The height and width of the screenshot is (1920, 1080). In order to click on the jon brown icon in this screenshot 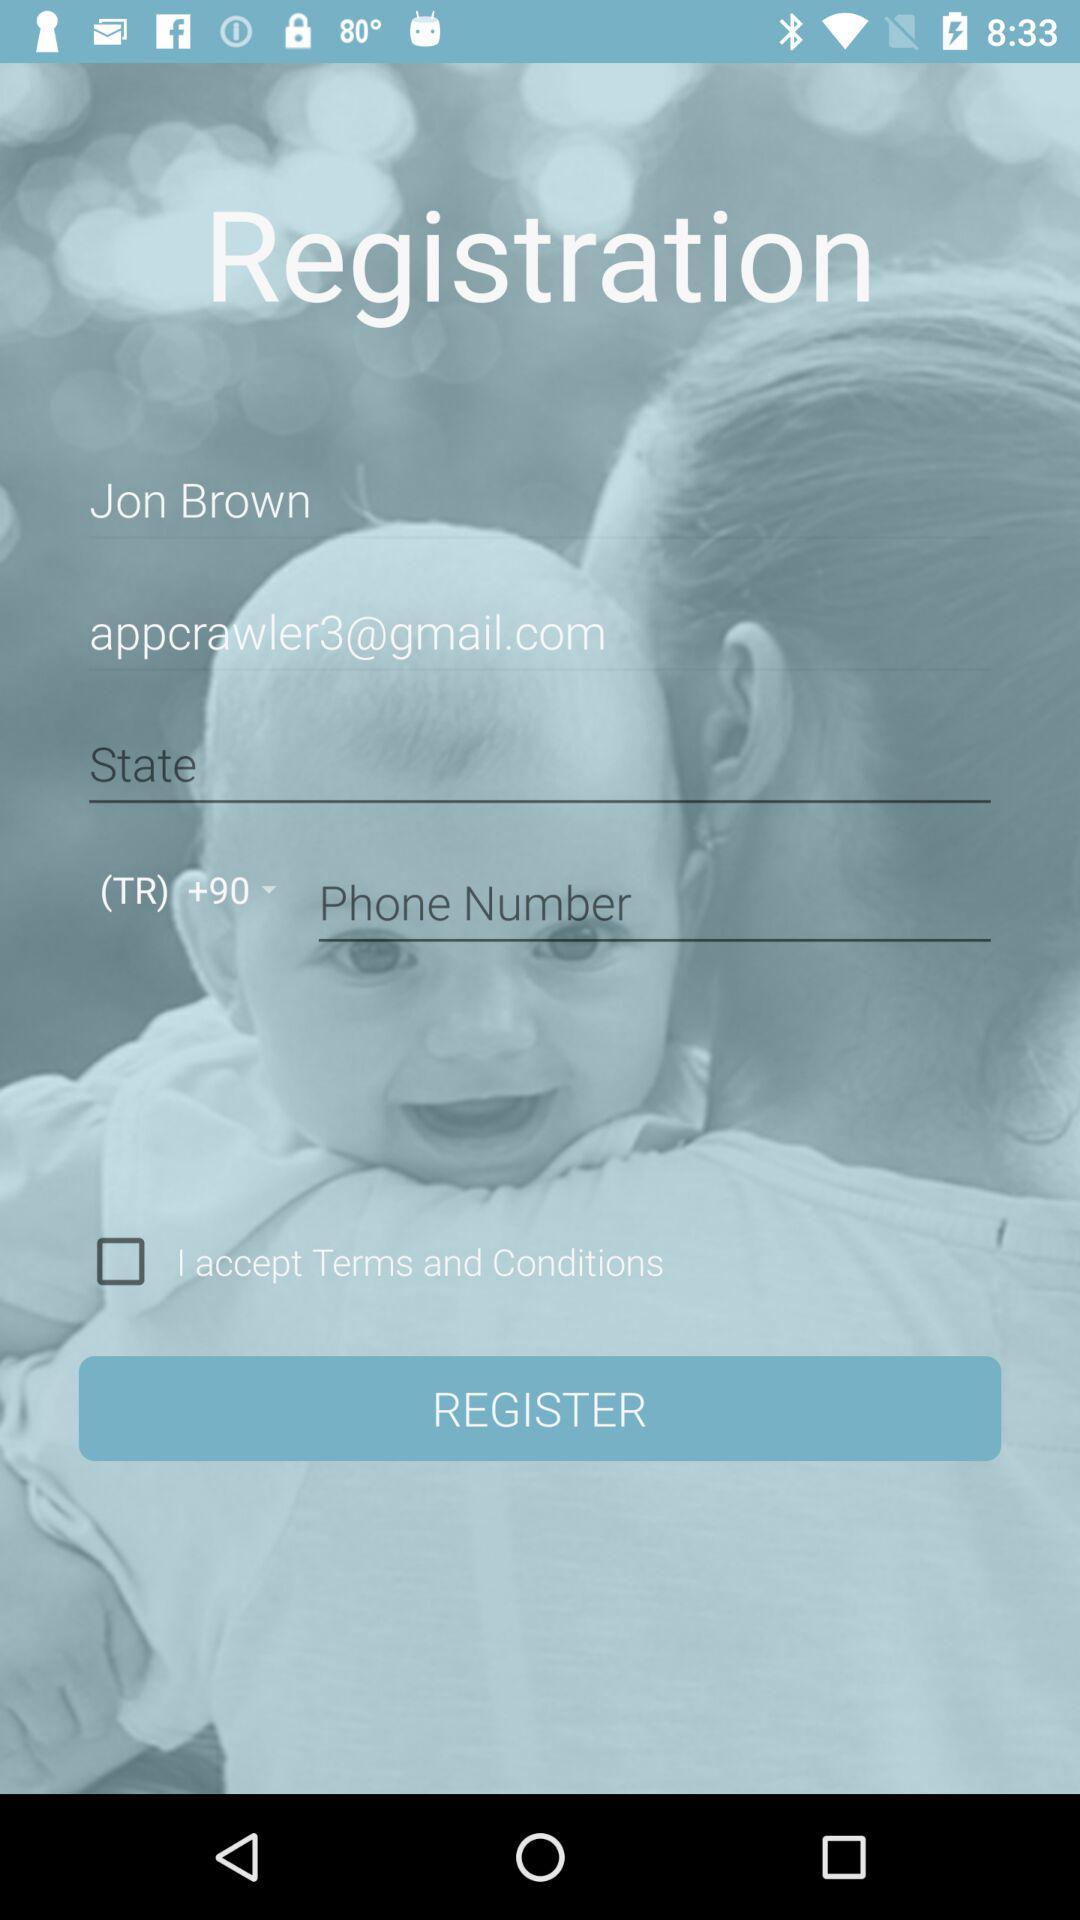, I will do `click(540, 500)`.